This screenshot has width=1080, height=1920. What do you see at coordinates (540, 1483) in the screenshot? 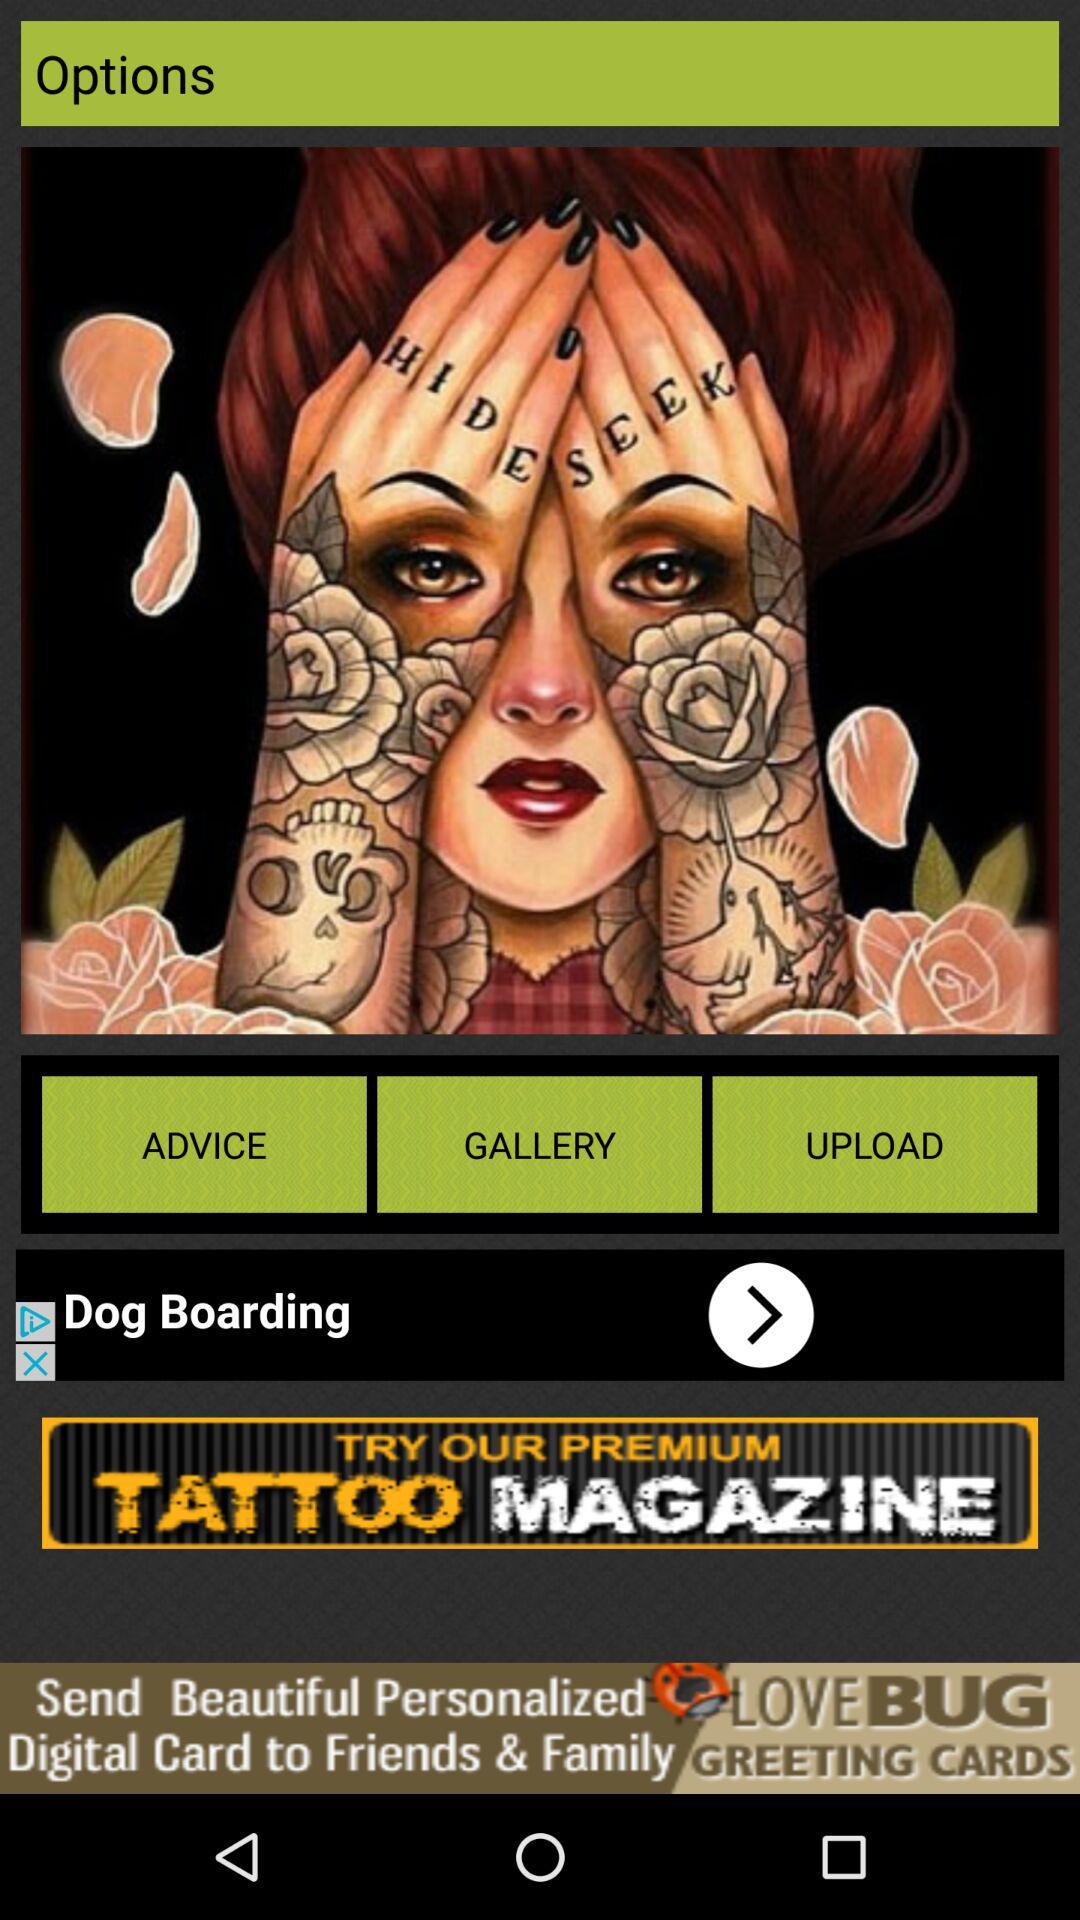
I see `product` at bounding box center [540, 1483].